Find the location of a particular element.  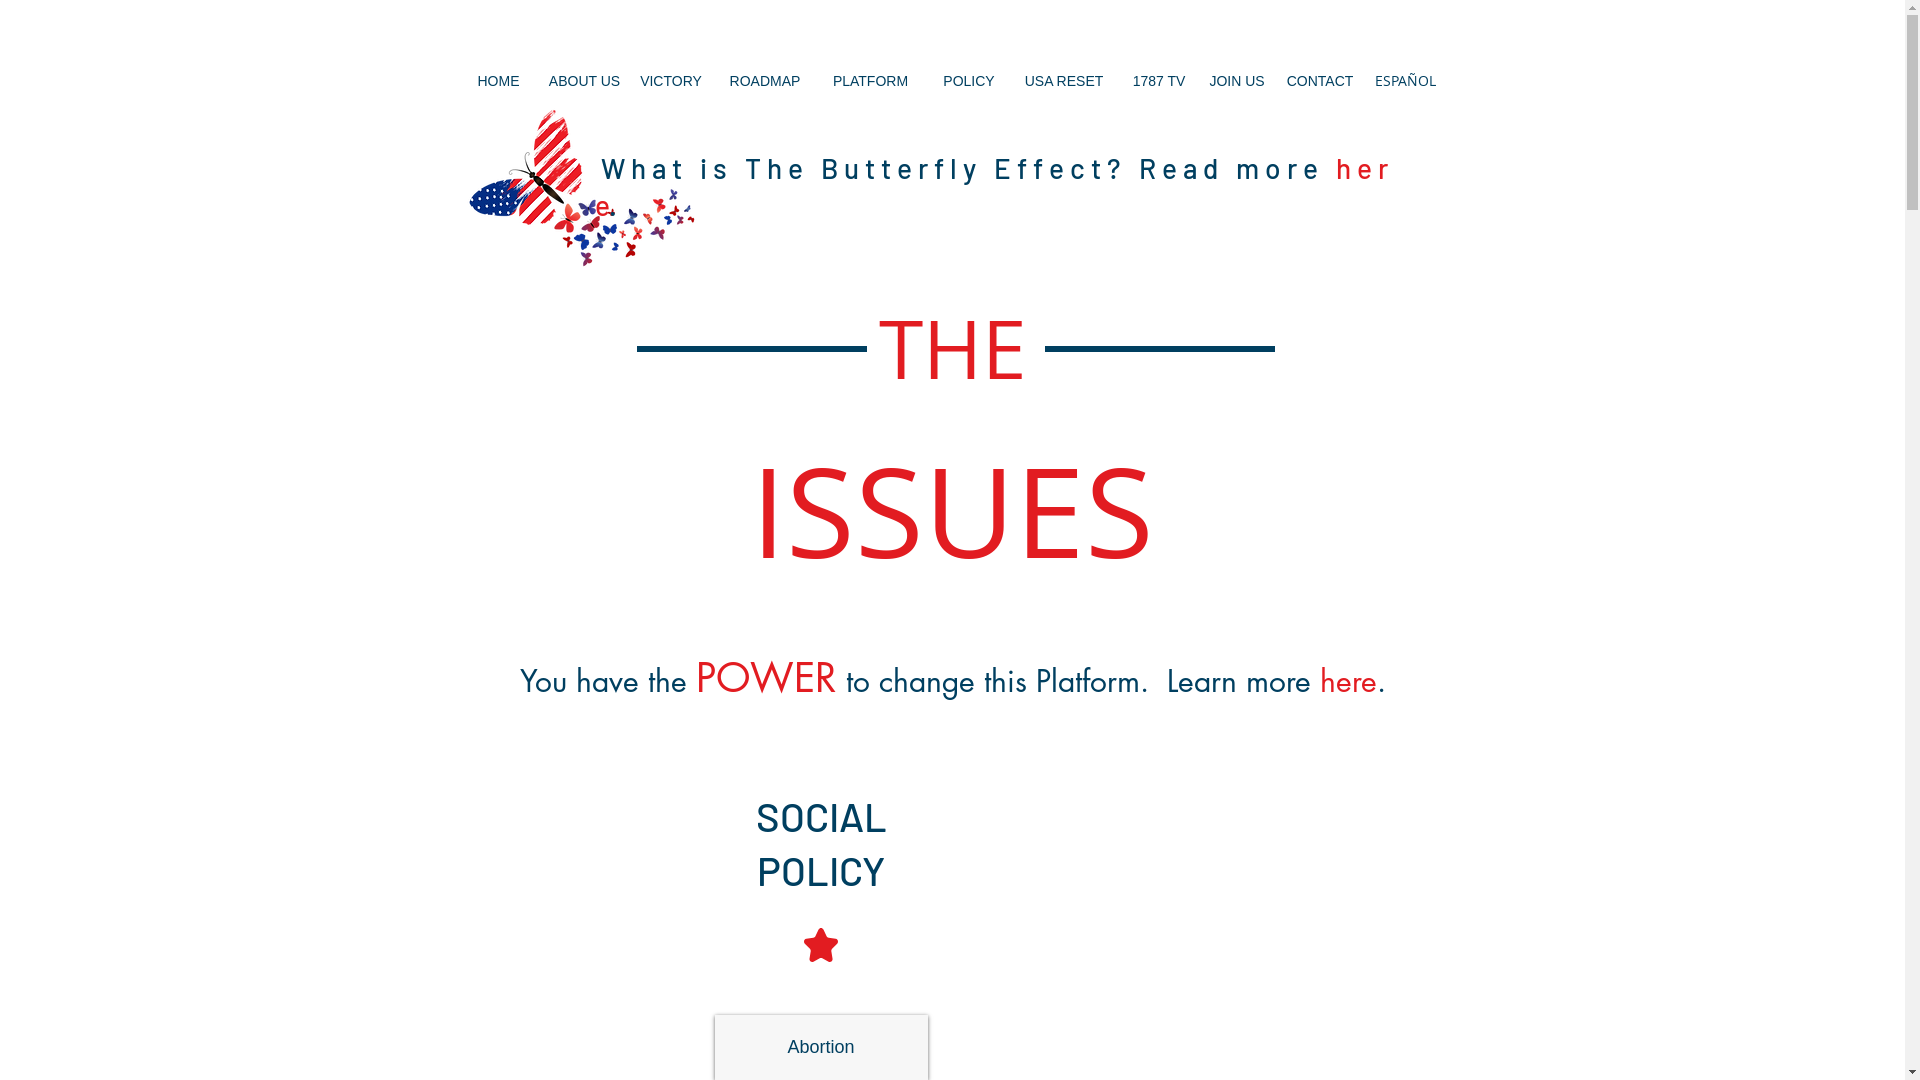

'PLATFORM' is located at coordinates (833, 79).